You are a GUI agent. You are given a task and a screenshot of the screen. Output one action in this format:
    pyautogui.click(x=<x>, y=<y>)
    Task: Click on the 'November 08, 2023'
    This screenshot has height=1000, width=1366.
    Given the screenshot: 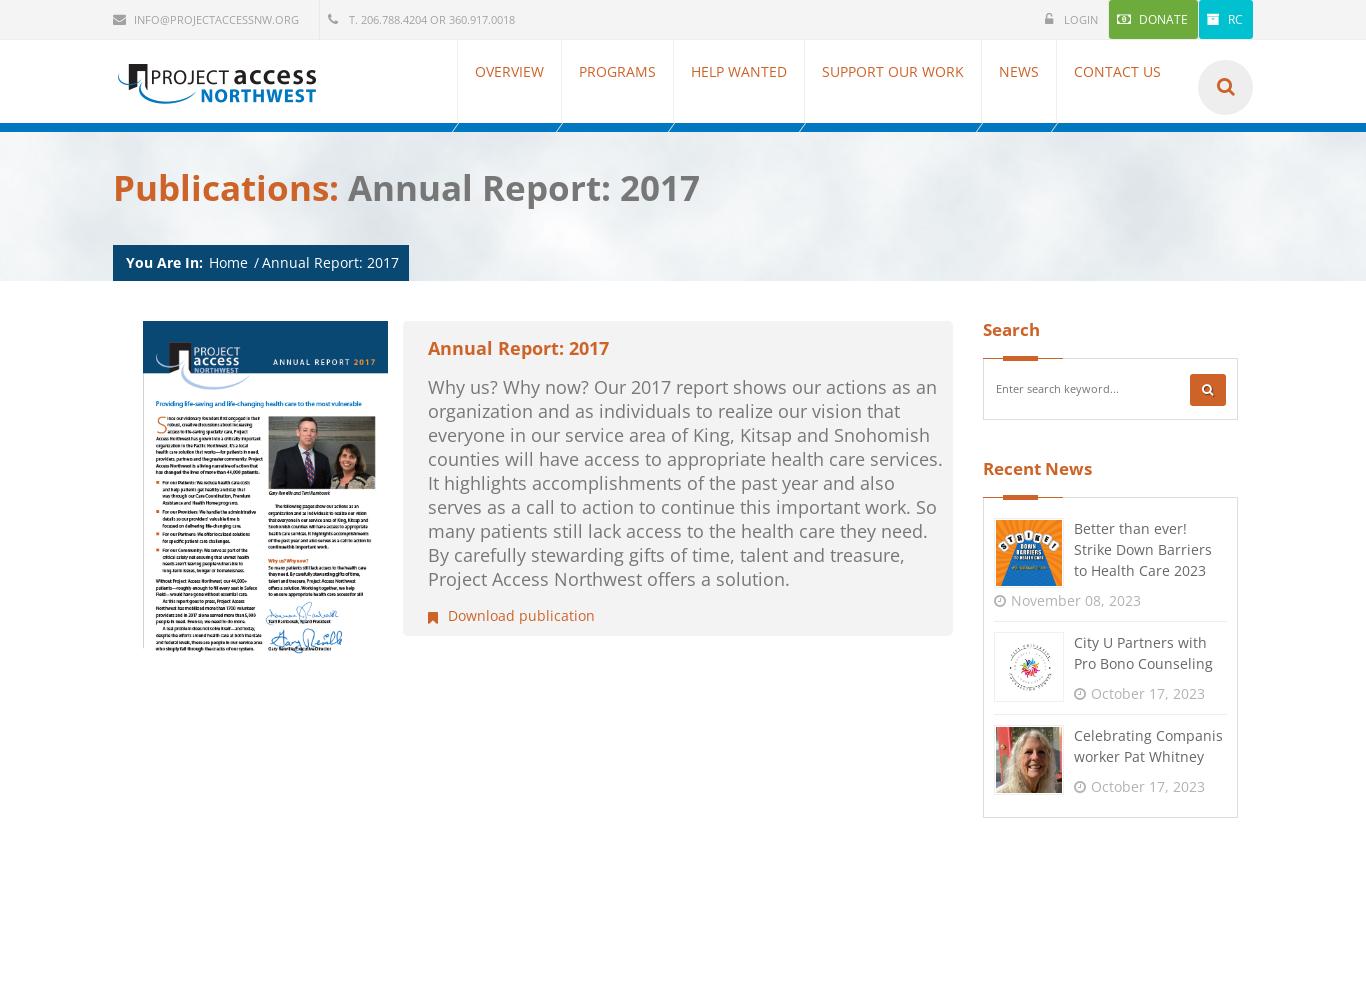 What is the action you would take?
    pyautogui.click(x=1074, y=598)
    